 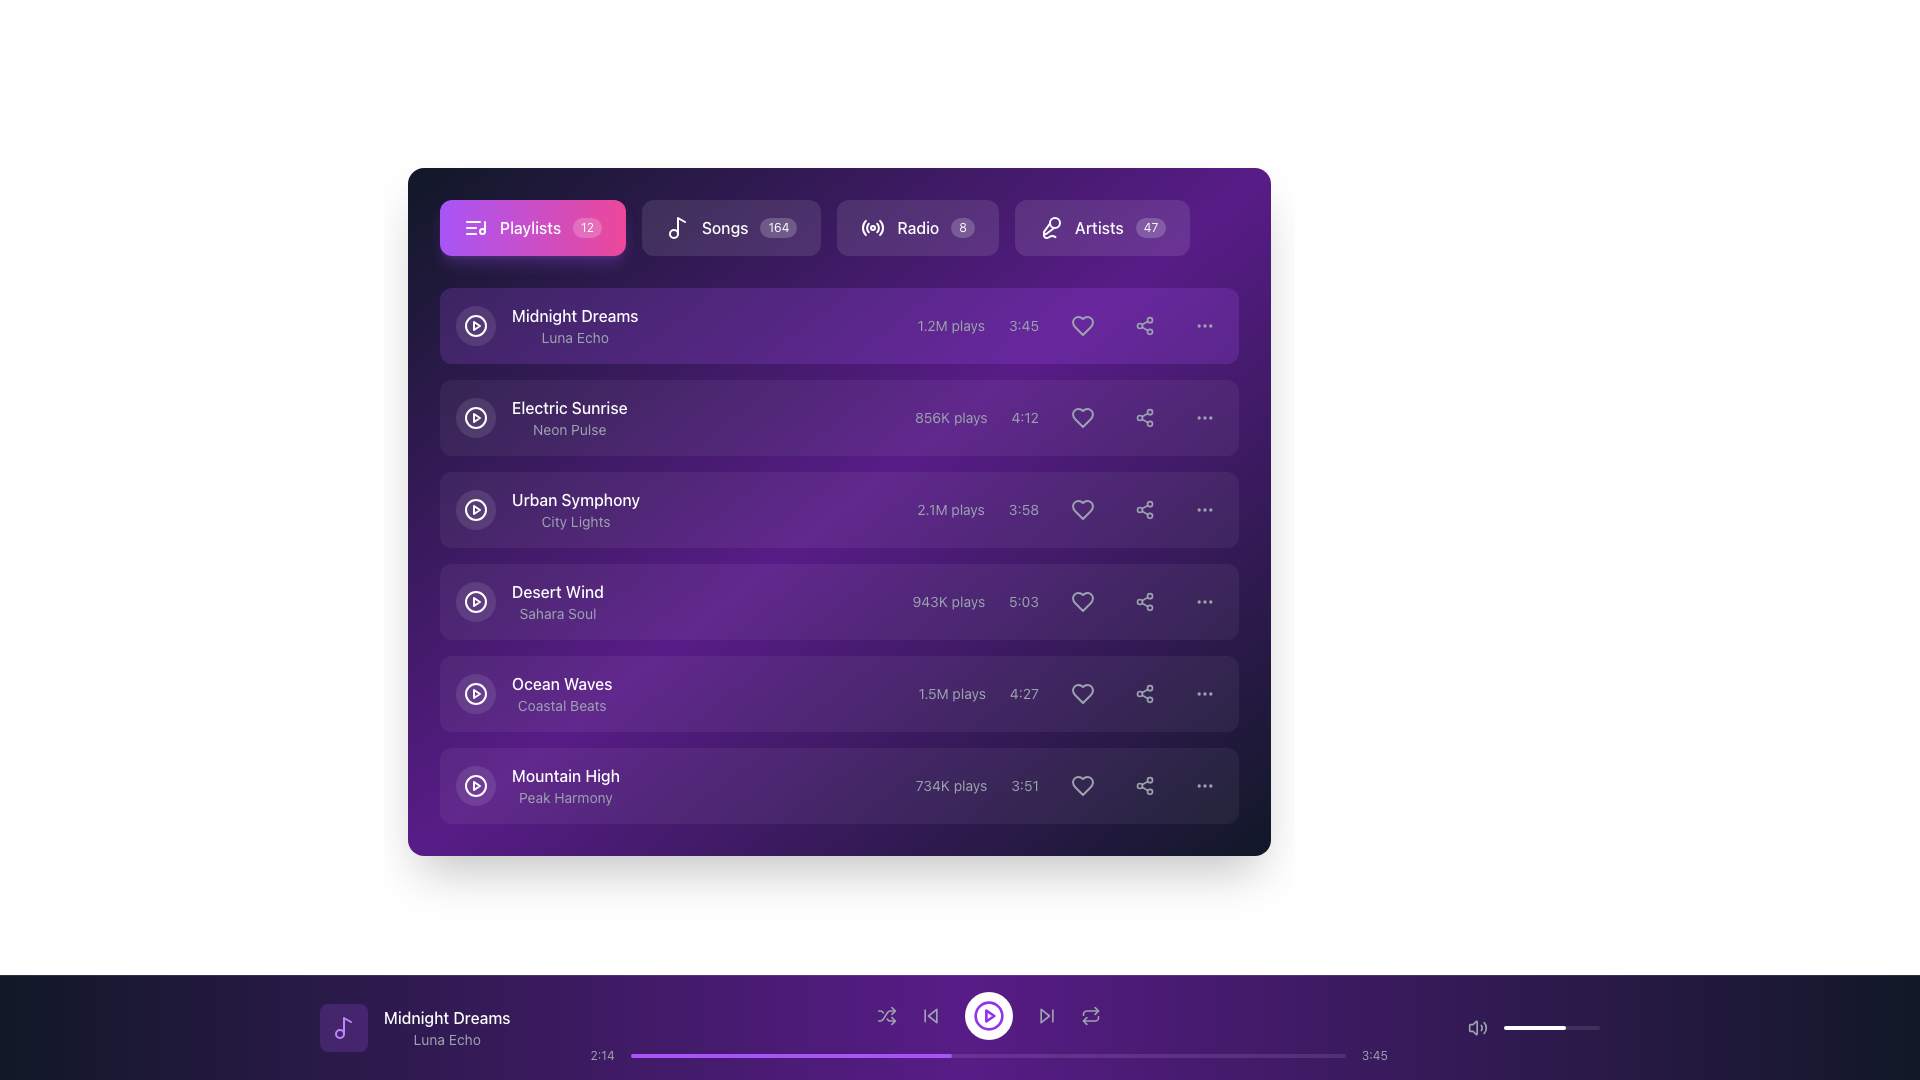 What do you see at coordinates (1145, 600) in the screenshot?
I see `the sharing icon located in the last row of the playlist table, adjacent to the 'heart' icon and before the 'ellipsis' menu icon` at bounding box center [1145, 600].